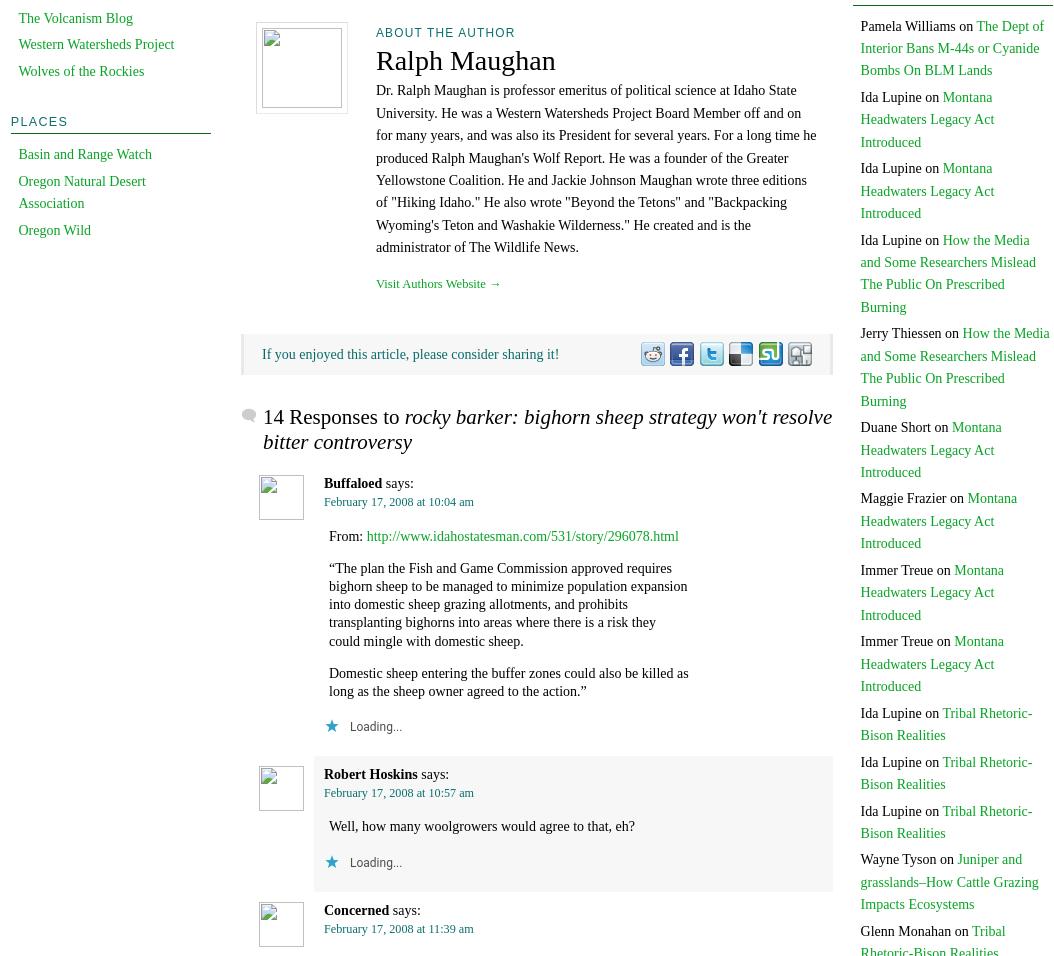 Image resolution: width=1054 pixels, height=956 pixels. I want to click on 'http://www.idahostatesman.com/531/story/296078.html', so click(521, 534).